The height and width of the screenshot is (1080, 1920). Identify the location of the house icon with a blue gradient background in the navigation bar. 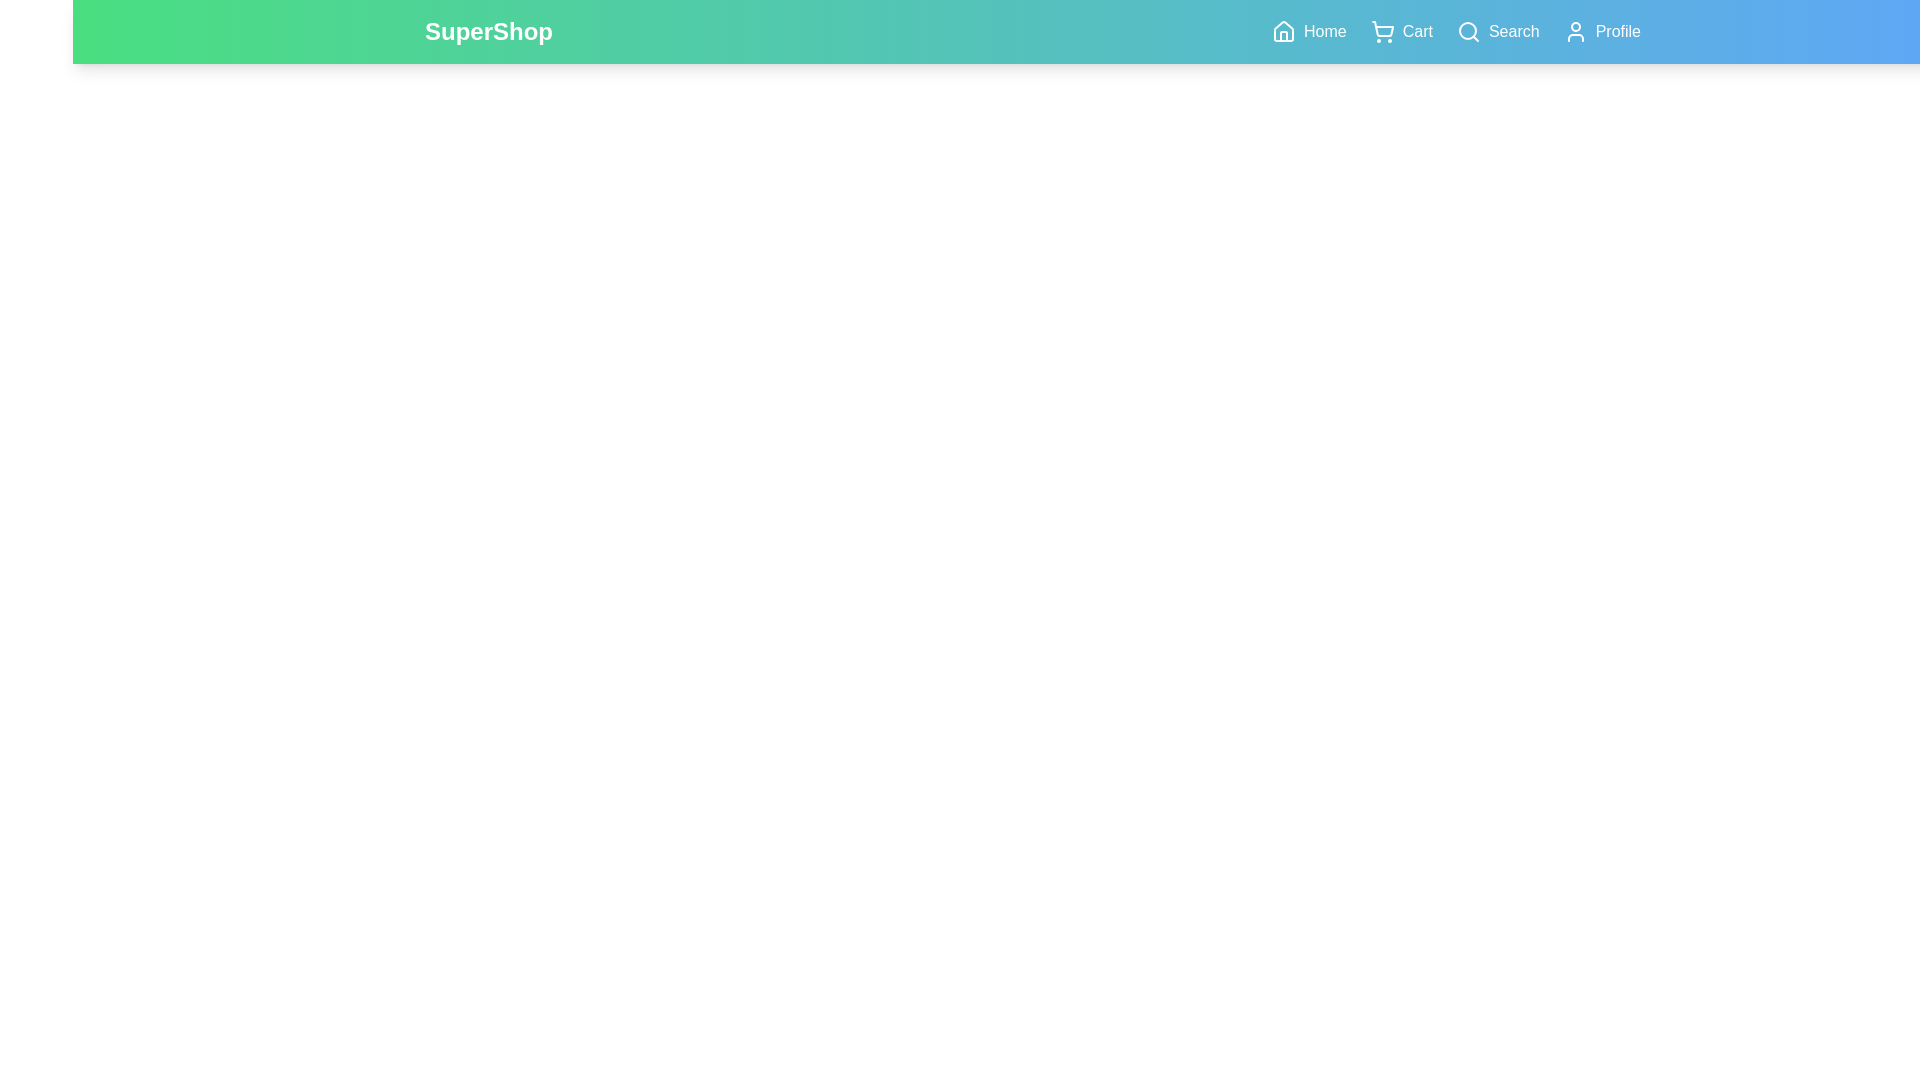
(1284, 31).